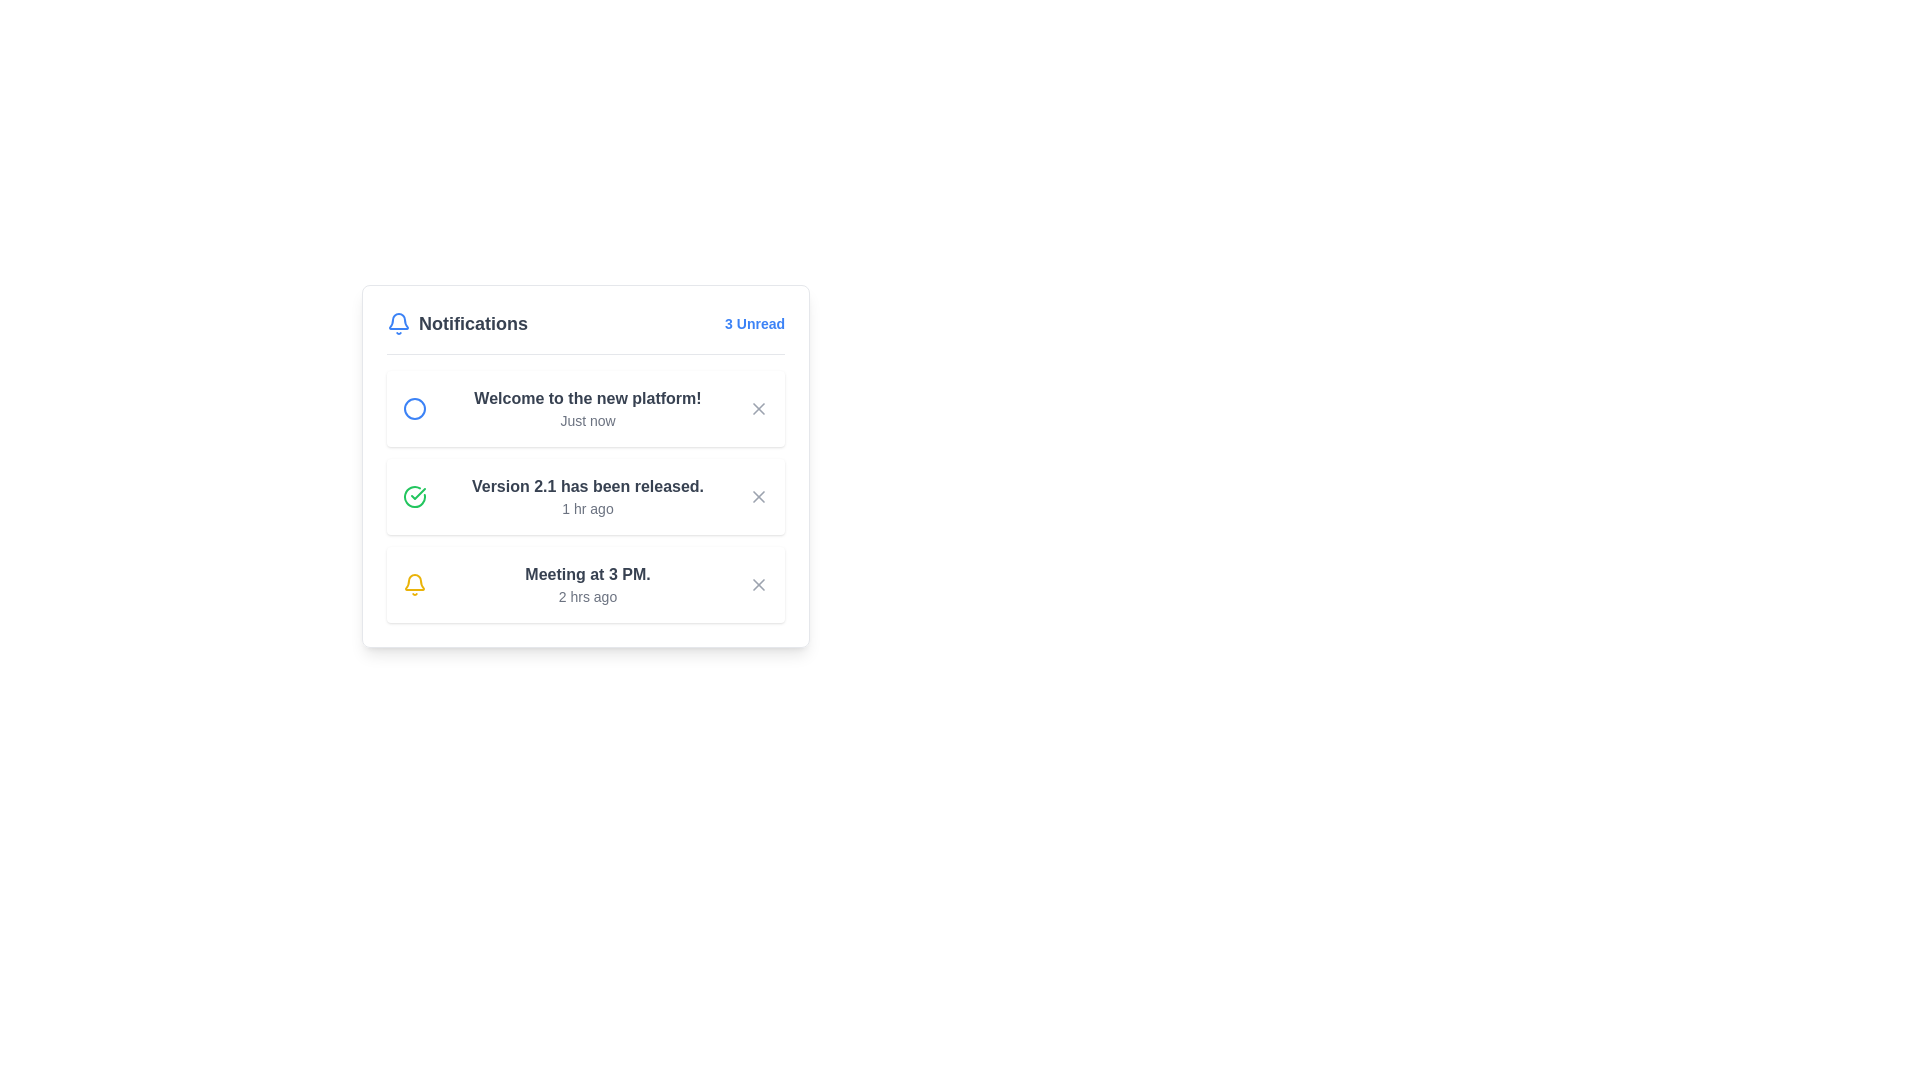  Describe the element at coordinates (584, 330) in the screenshot. I see `the information of the Header bar that summarizes the notification count and content, which includes a bell icon, the text 'Notifications', and '3 Unread'` at that location.